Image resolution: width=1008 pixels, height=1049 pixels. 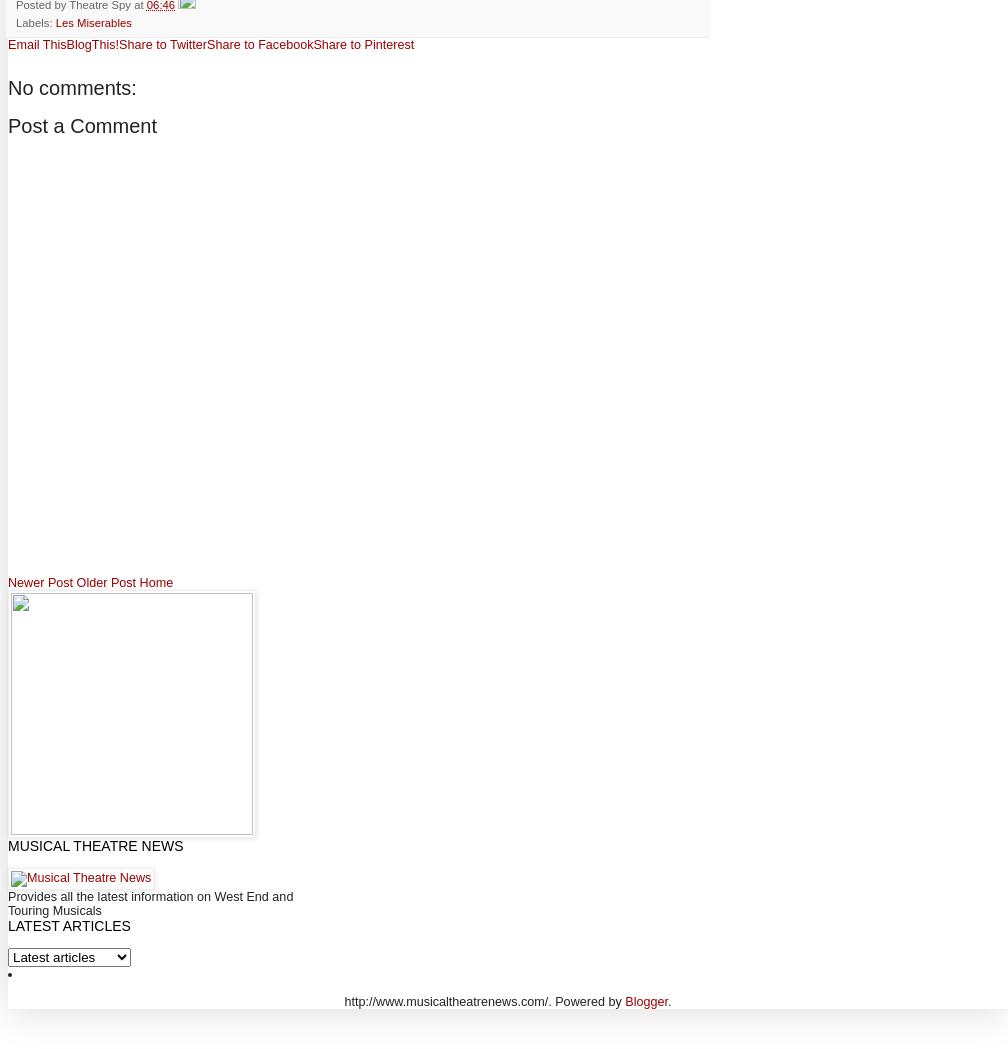 I want to click on 'http://www.musicaltheatrenews.com/. Powered by', so click(x=484, y=1001).